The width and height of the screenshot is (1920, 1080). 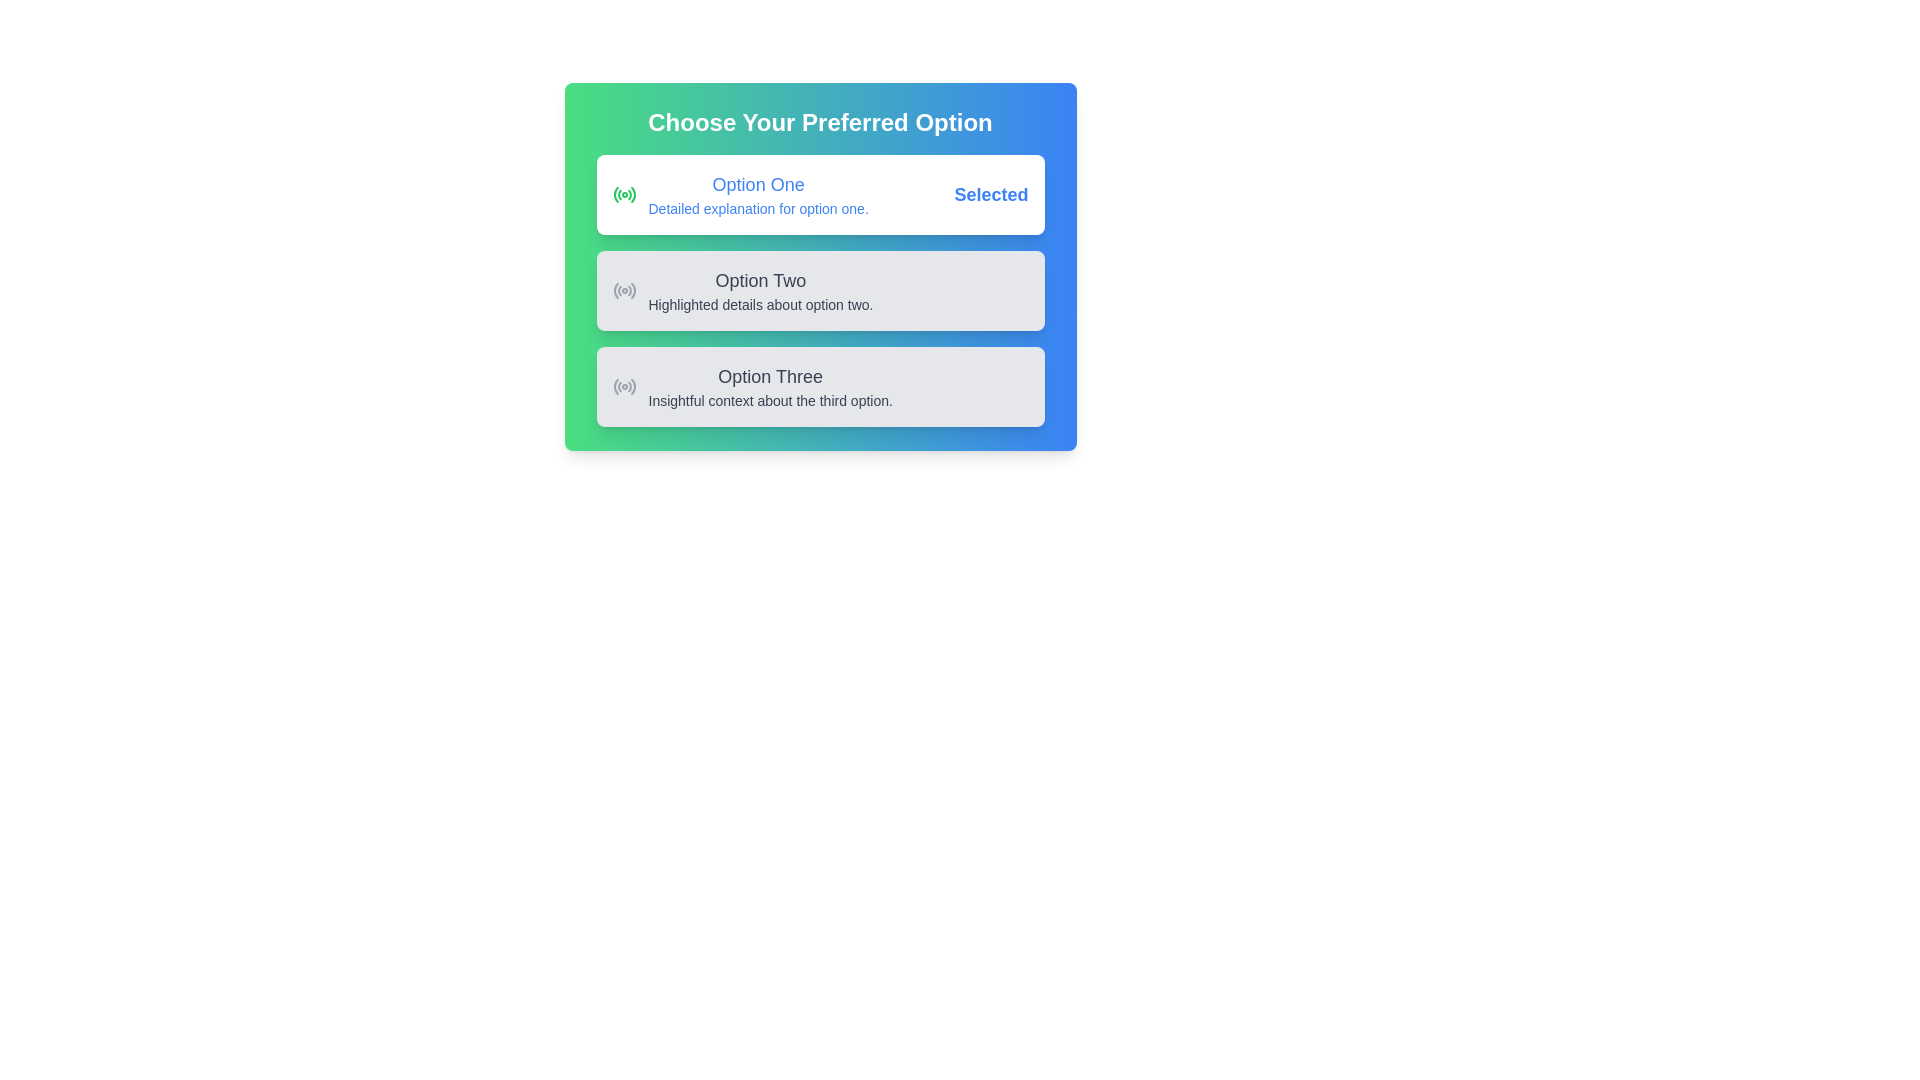 I want to click on the grouped text display component labeled 'Option One', so click(x=757, y=195).